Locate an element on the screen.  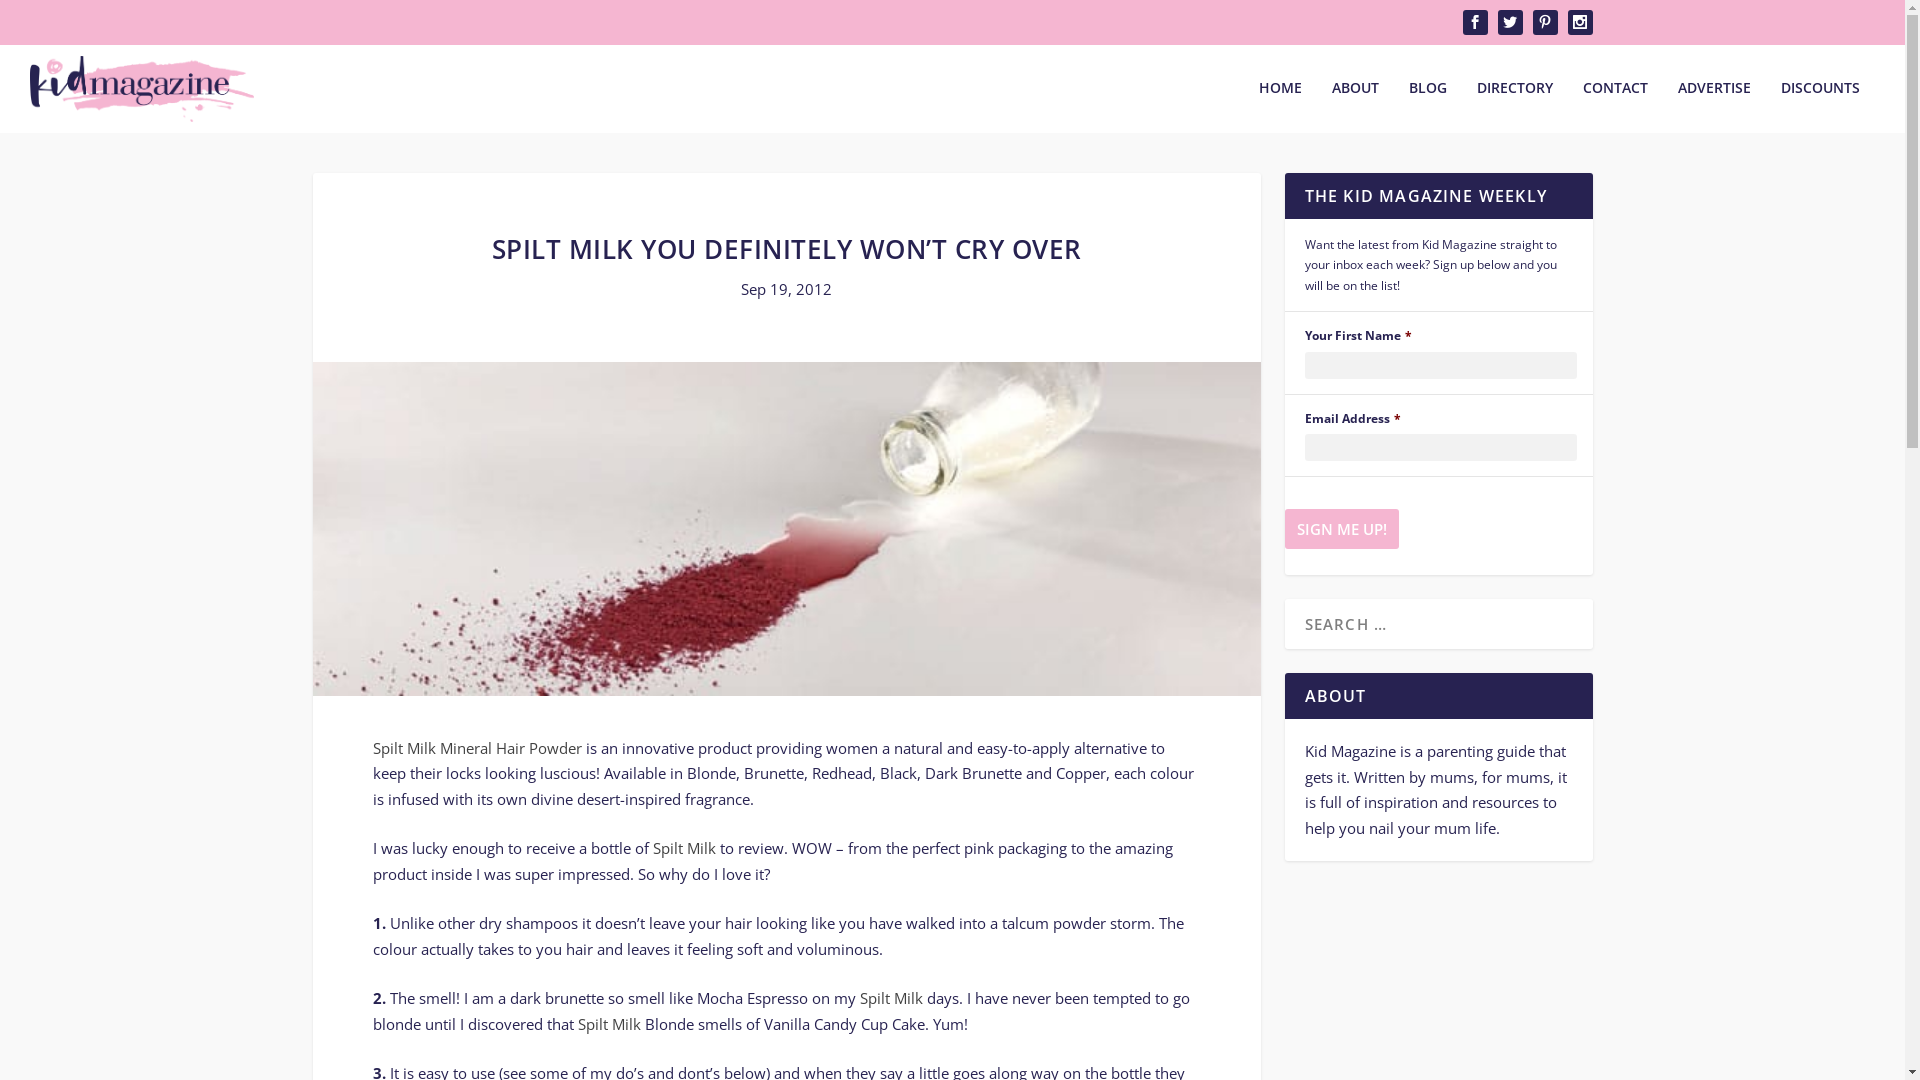
'Spilt Milk' is located at coordinates (890, 998).